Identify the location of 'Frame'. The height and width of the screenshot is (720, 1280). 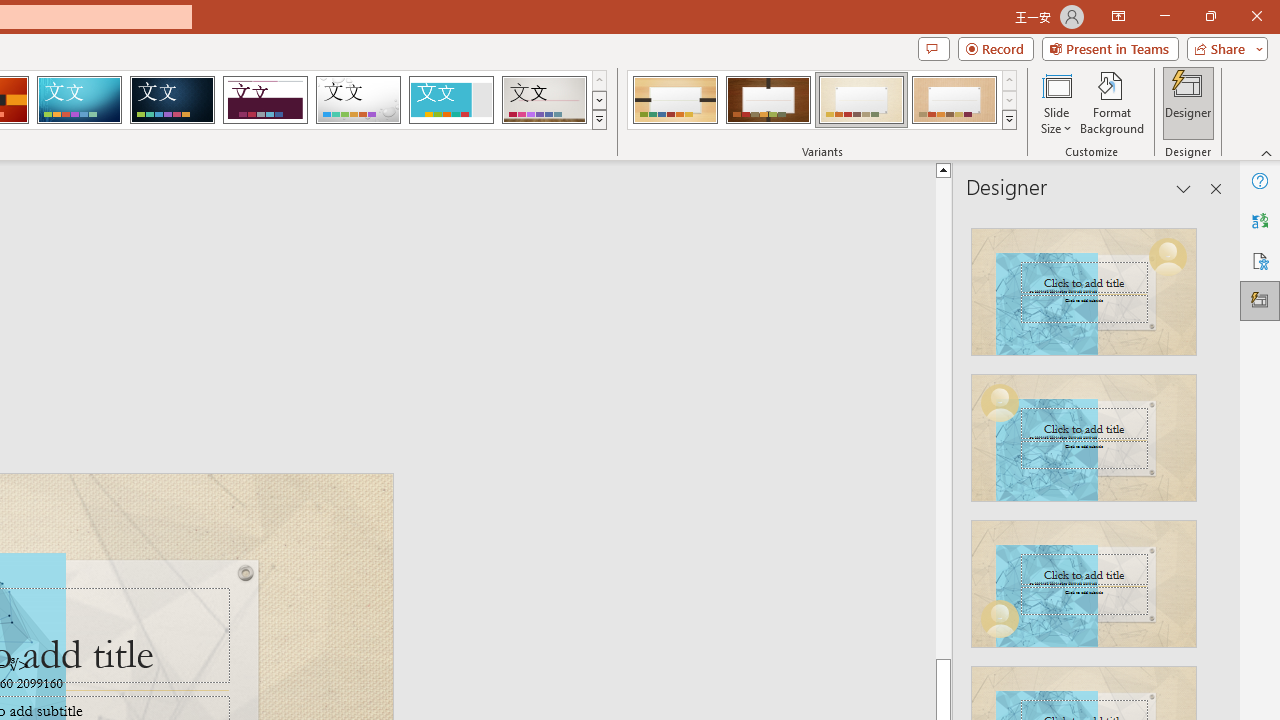
(450, 100).